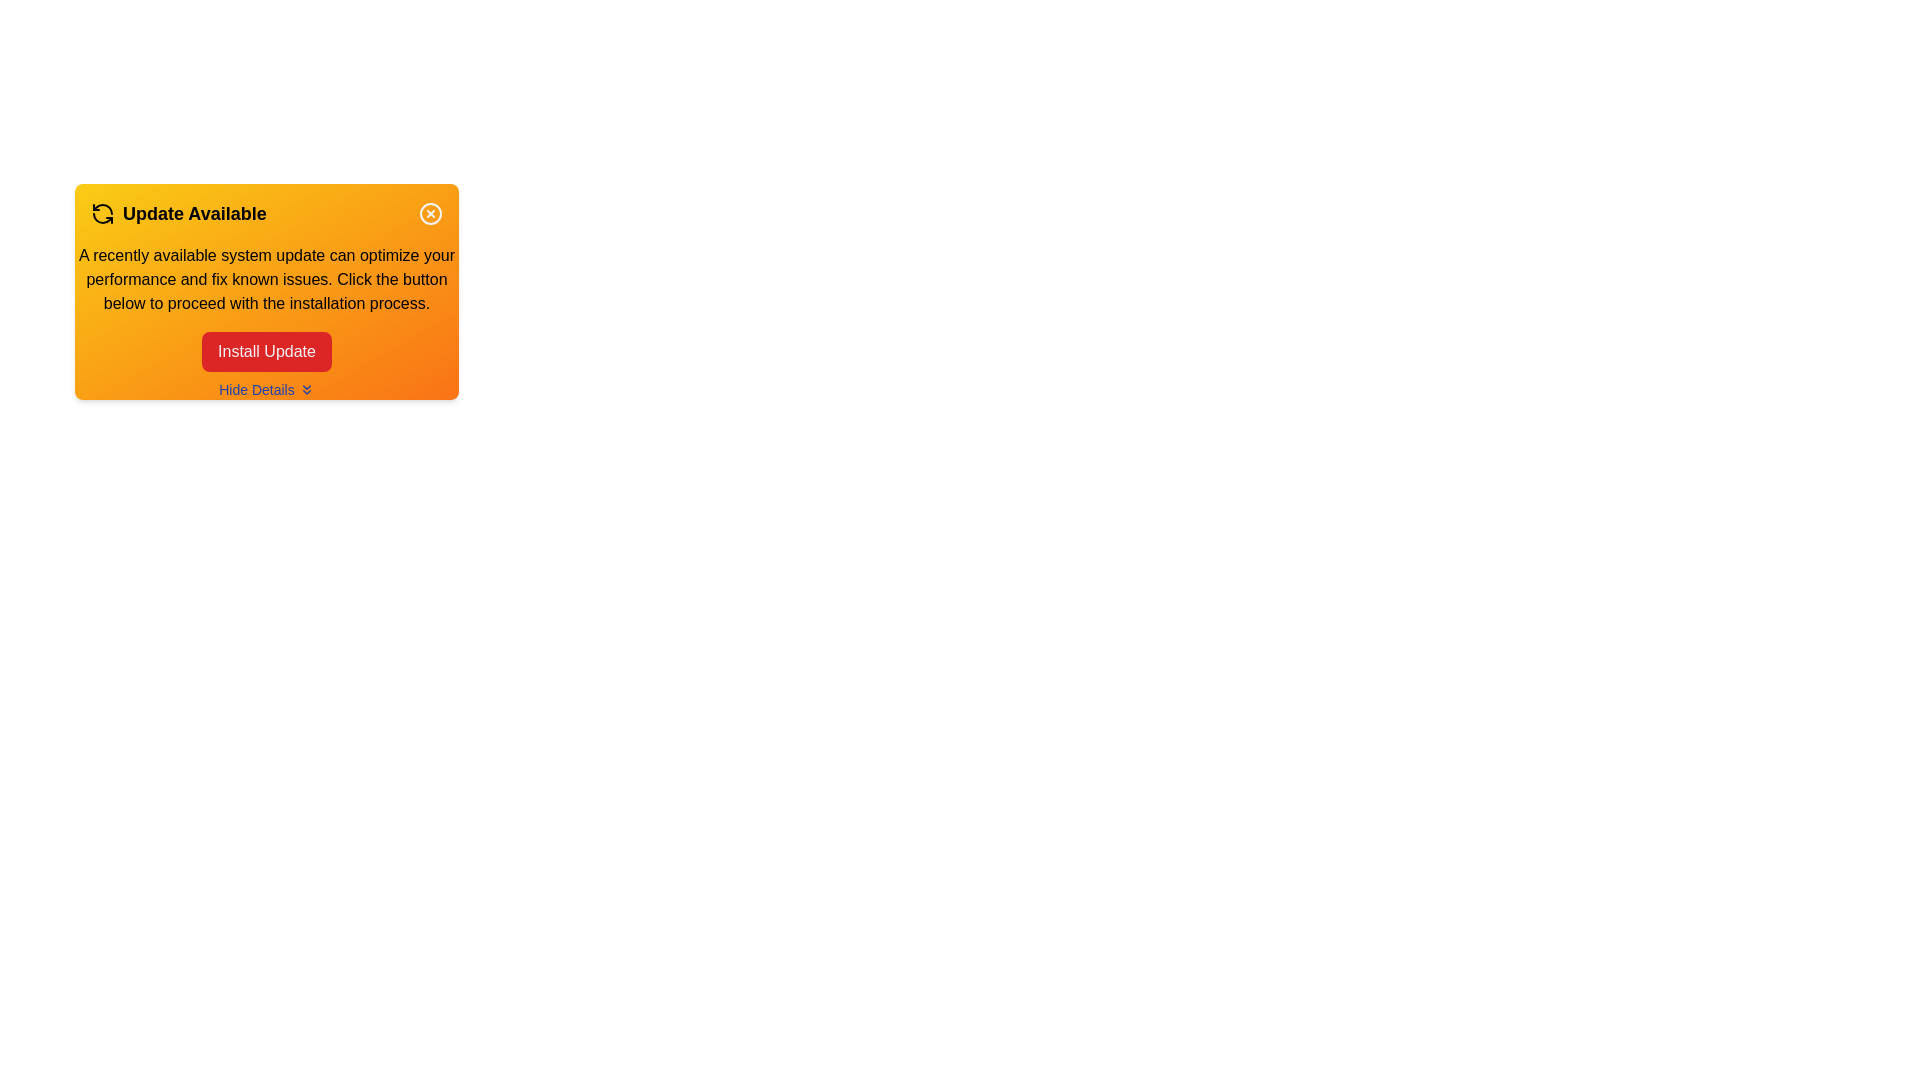 The width and height of the screenshot is (1920, 1080). I want to click on the 'Hide Details' button to collapse the details section, so click(266, 389).